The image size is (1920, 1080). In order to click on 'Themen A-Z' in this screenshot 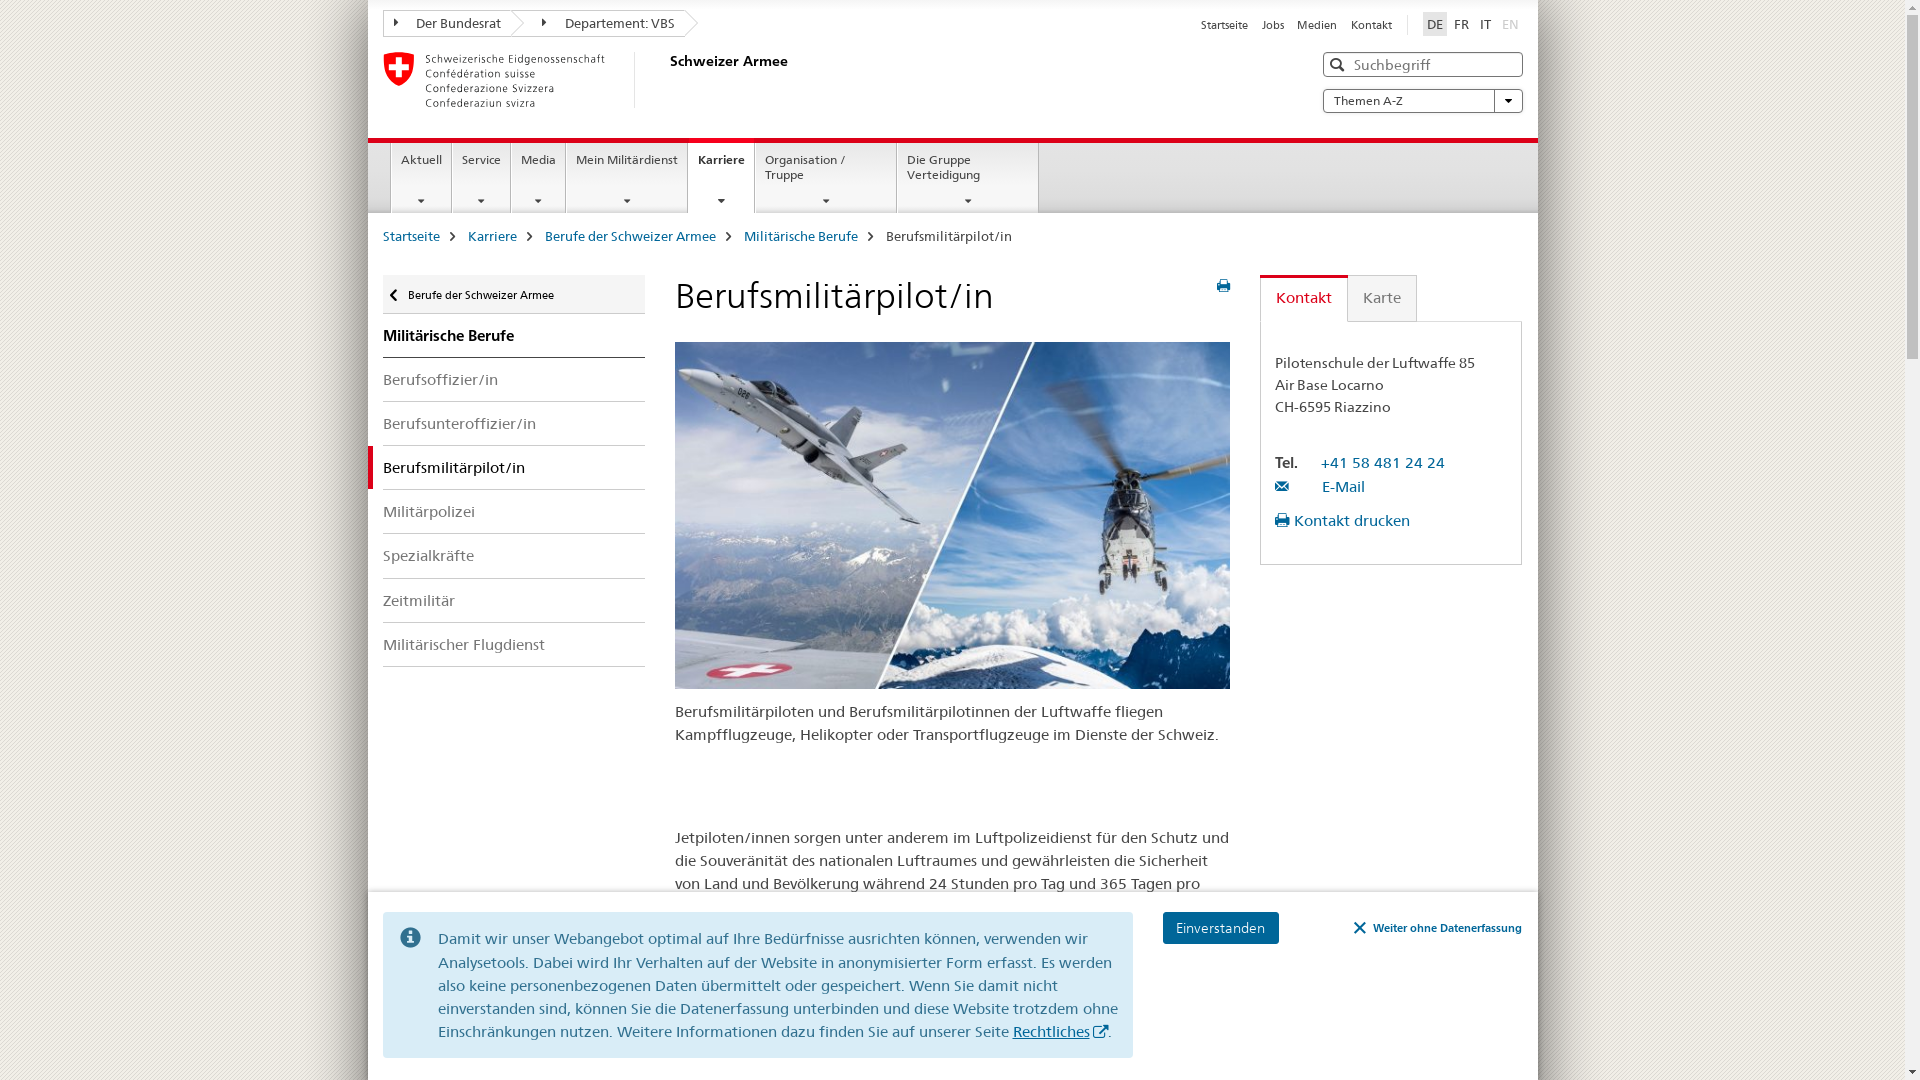, I will do `click(1321, 100)`.